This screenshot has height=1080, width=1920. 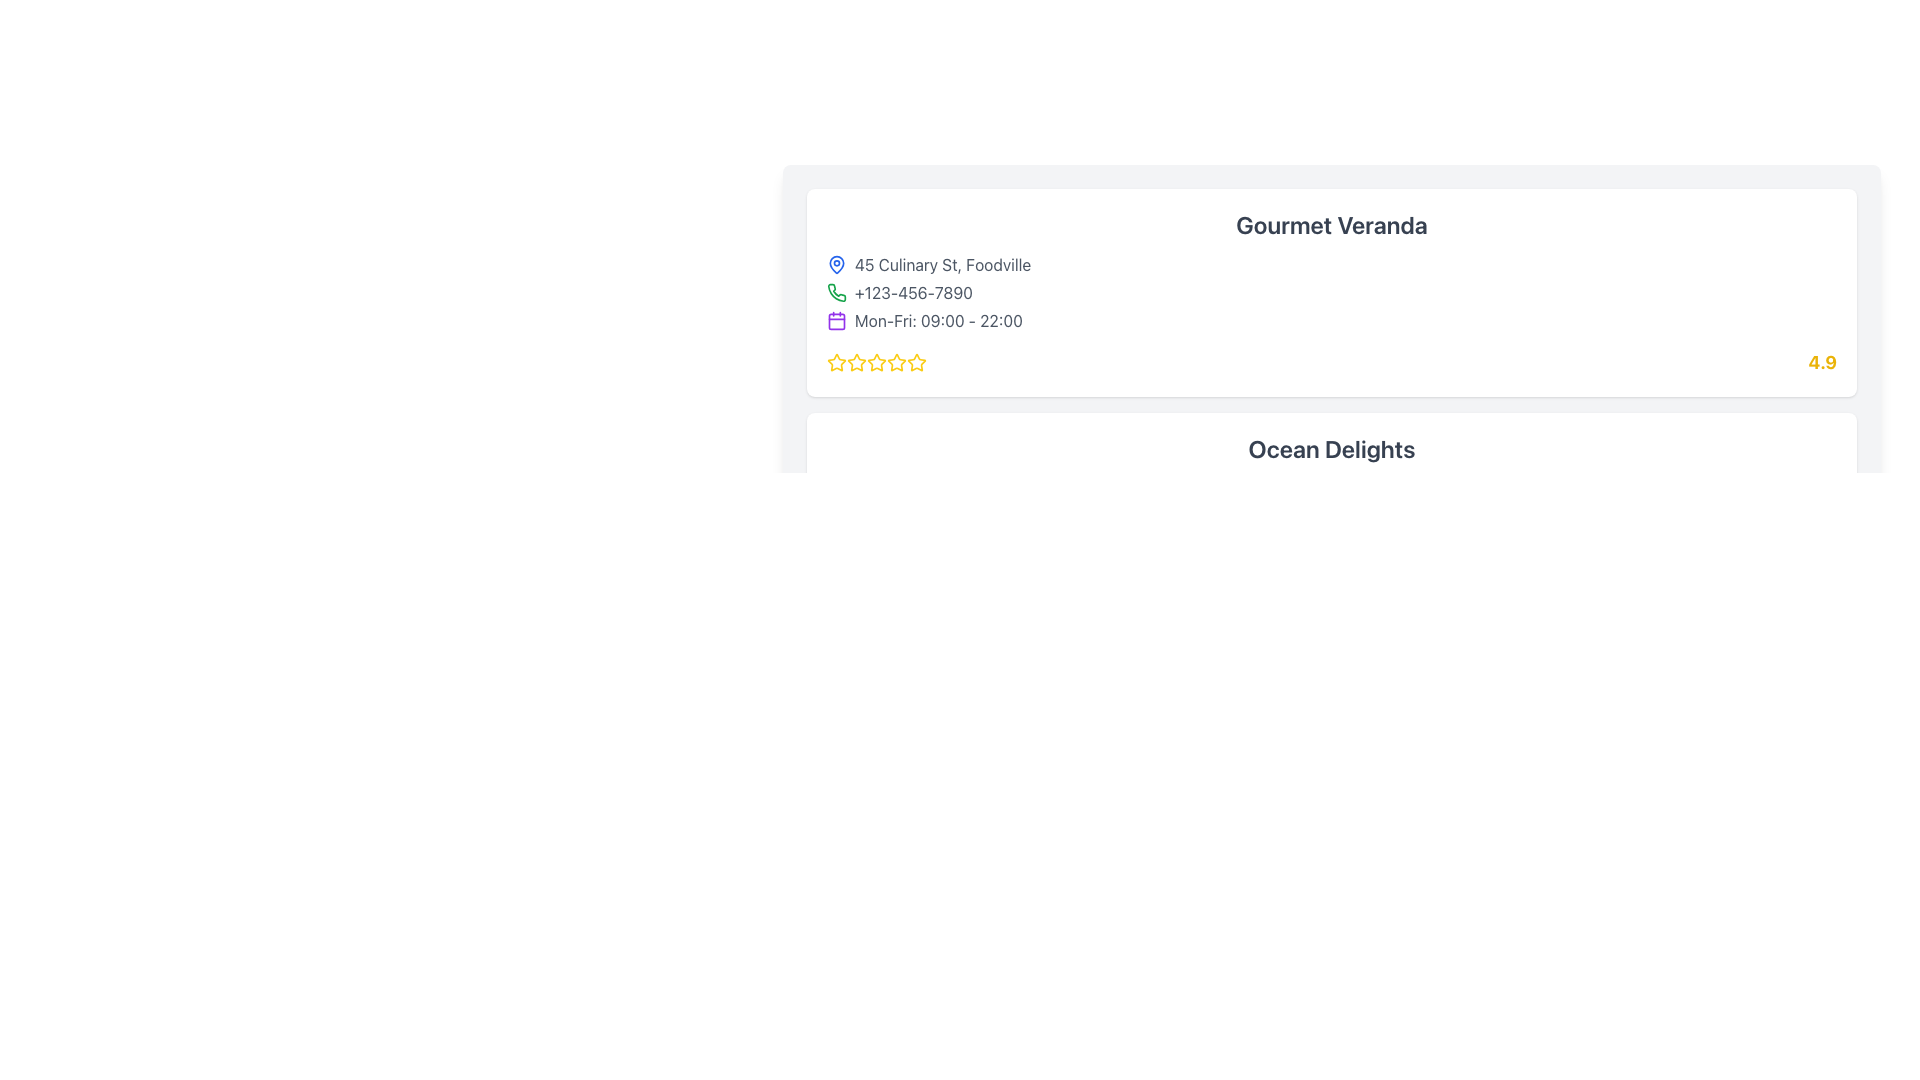 I want to click on the second star icon in the rating system to visually indicate a score or quality level, so click(x=857, y=362).